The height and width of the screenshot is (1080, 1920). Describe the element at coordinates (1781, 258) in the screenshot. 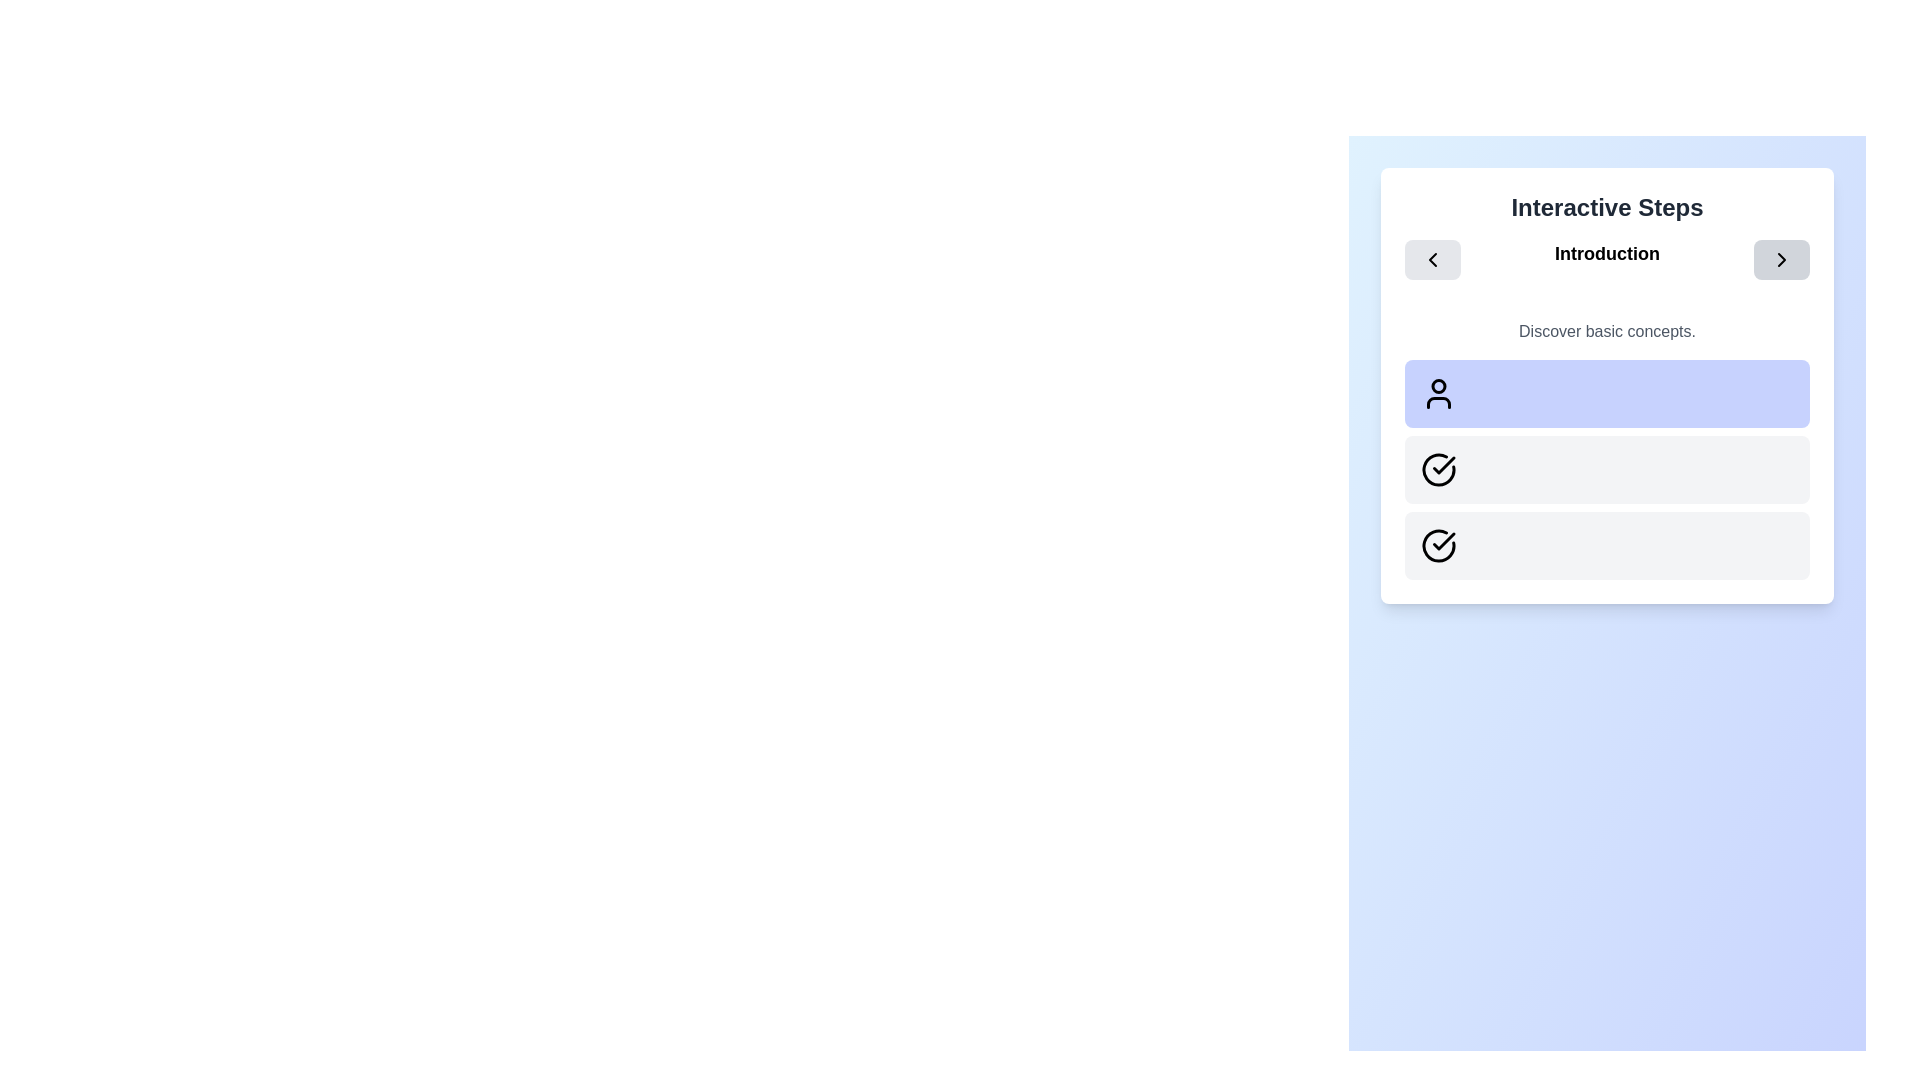

I see `the chevron right arrow SVG icon button located centrally within its rounded rectangular button` at that location.